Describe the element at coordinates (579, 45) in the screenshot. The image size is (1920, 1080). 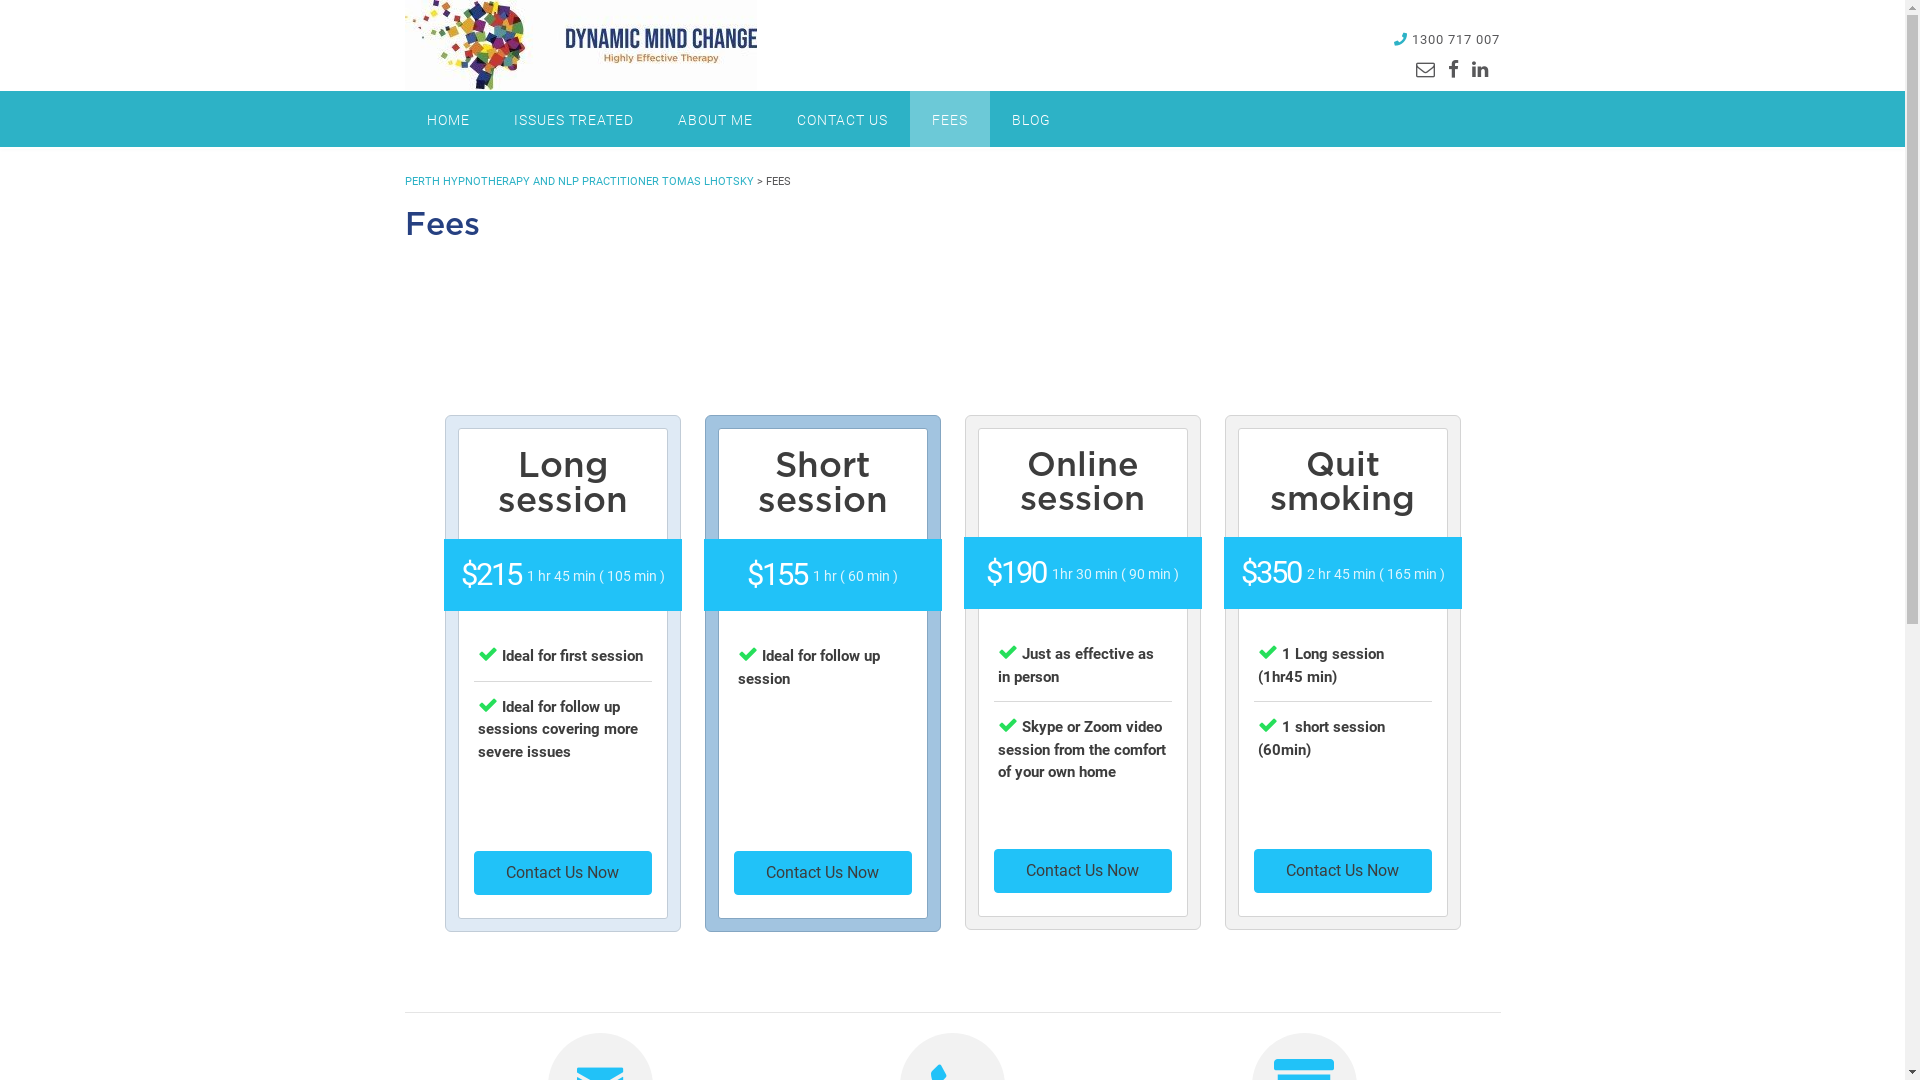
I see `'Perth Hypnotherapy and NLP Practitioner Tomas Lhotsky'` at that location.